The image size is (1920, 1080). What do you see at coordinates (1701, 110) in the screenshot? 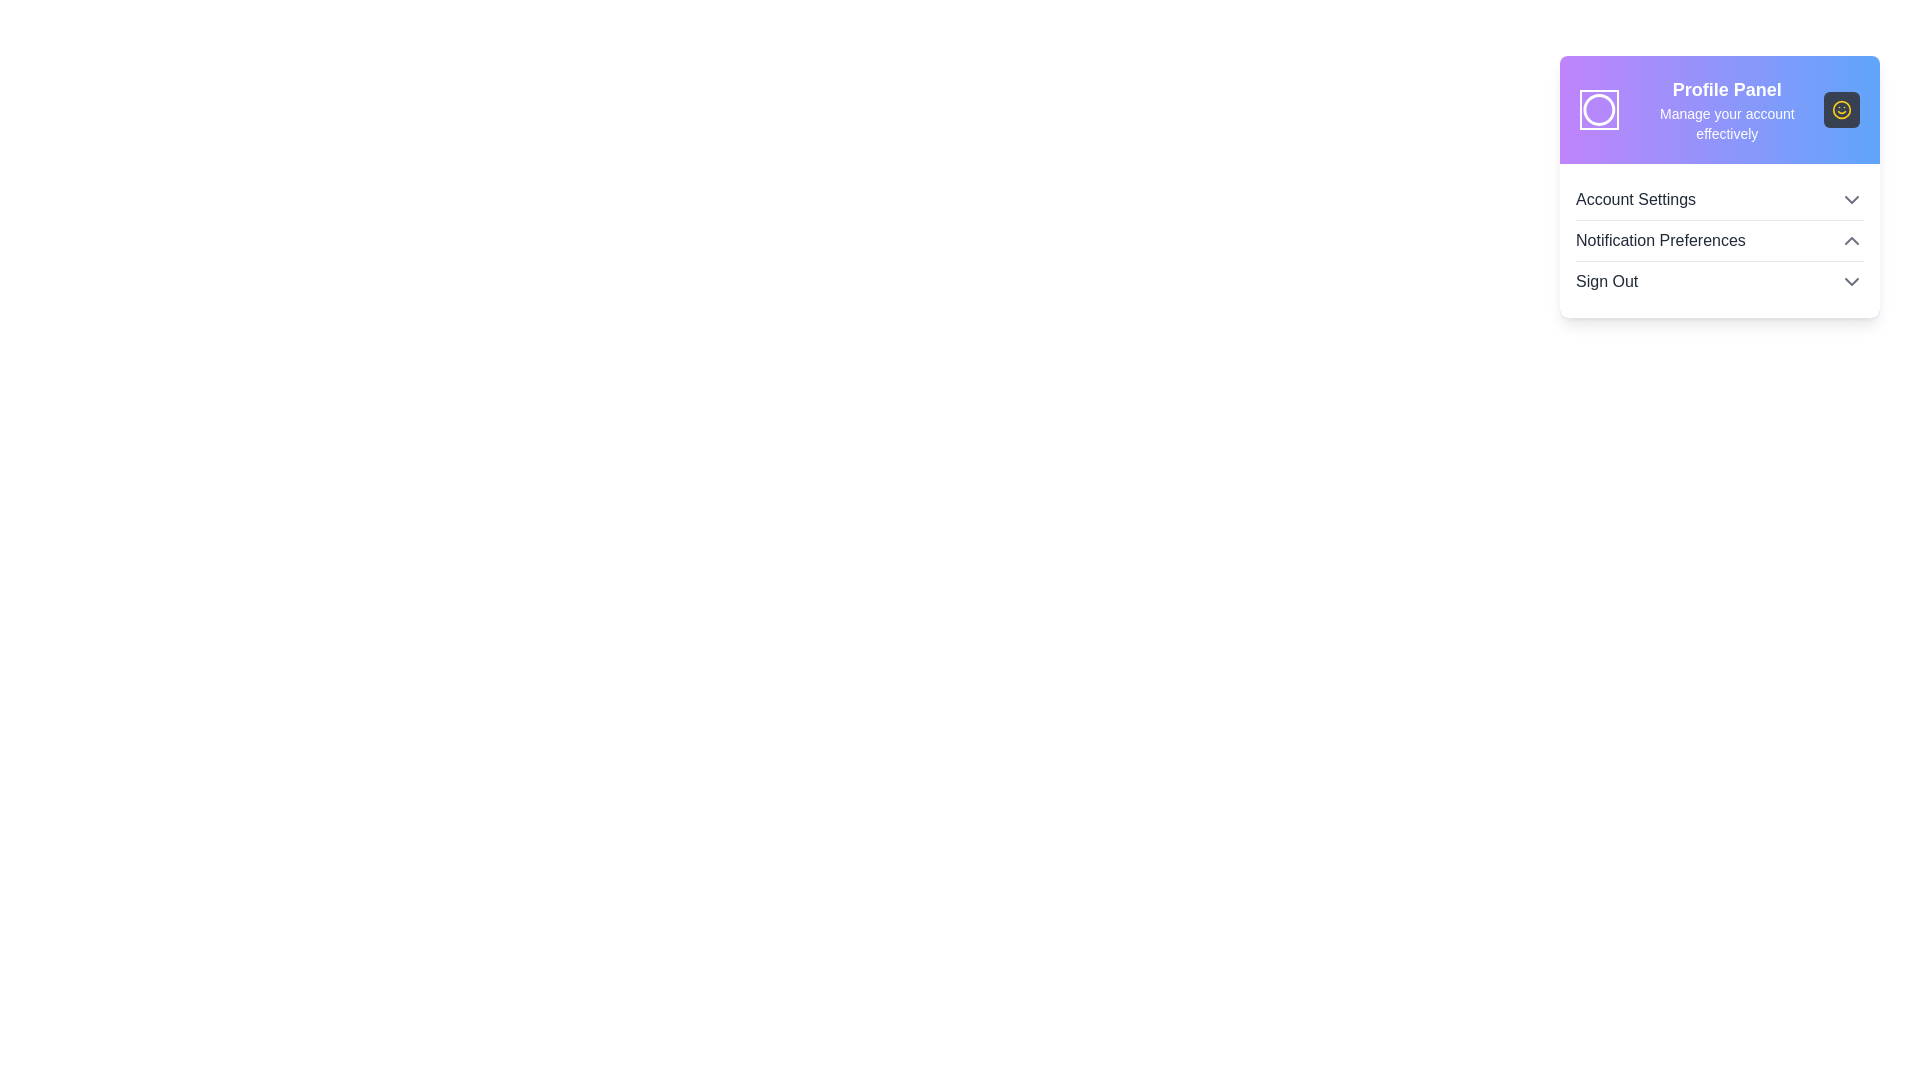
I see `the icon in the header of the profile panel` at bounding box center [1701, 110].